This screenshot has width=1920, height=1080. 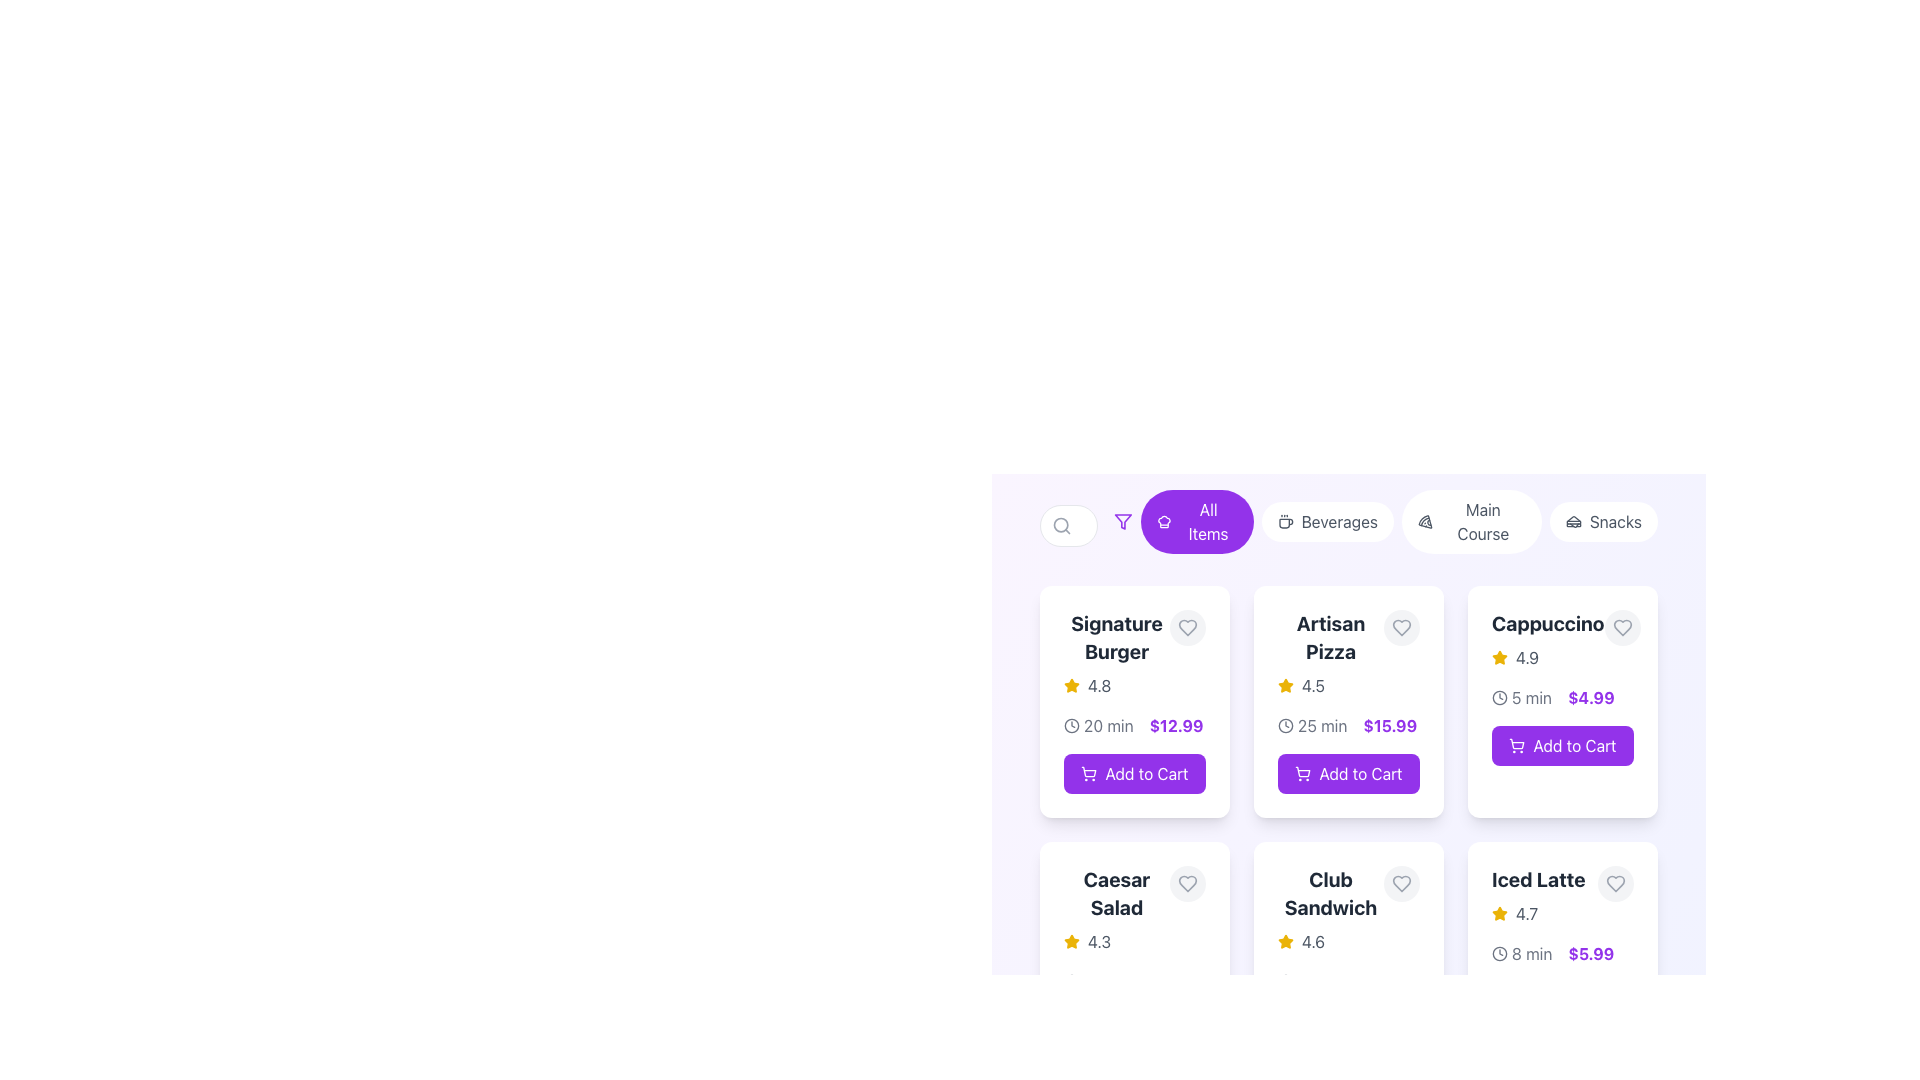 What do you see at coordinates (1098, 685) in the screenshot?
I see `value displayed in the rating indicator, which shows an average user rating of '4.8' located to the right of the star icon in the 'Signature Burger' card` at bounding box center [1098, 685].